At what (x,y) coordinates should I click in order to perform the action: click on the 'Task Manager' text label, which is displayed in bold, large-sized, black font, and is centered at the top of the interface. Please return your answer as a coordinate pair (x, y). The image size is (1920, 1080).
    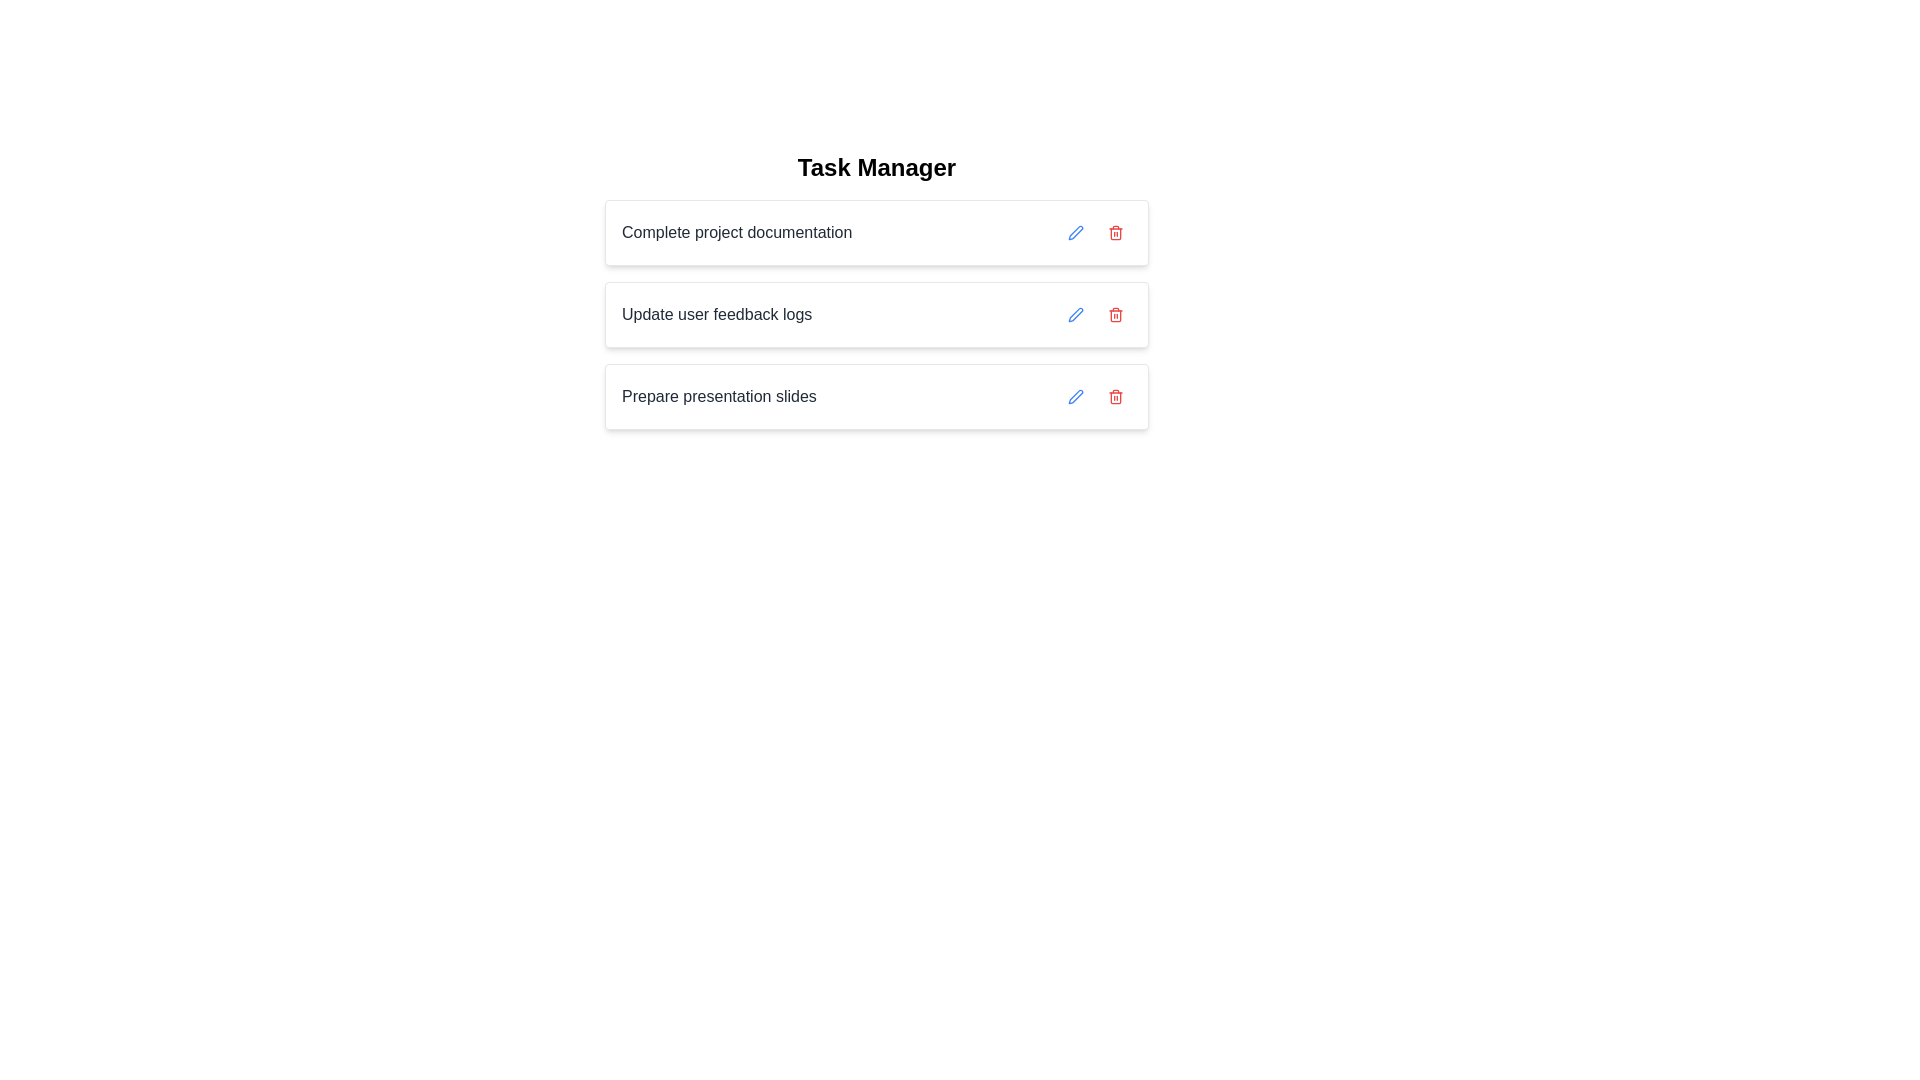
    Looking at the image, I should click on (877, 167).